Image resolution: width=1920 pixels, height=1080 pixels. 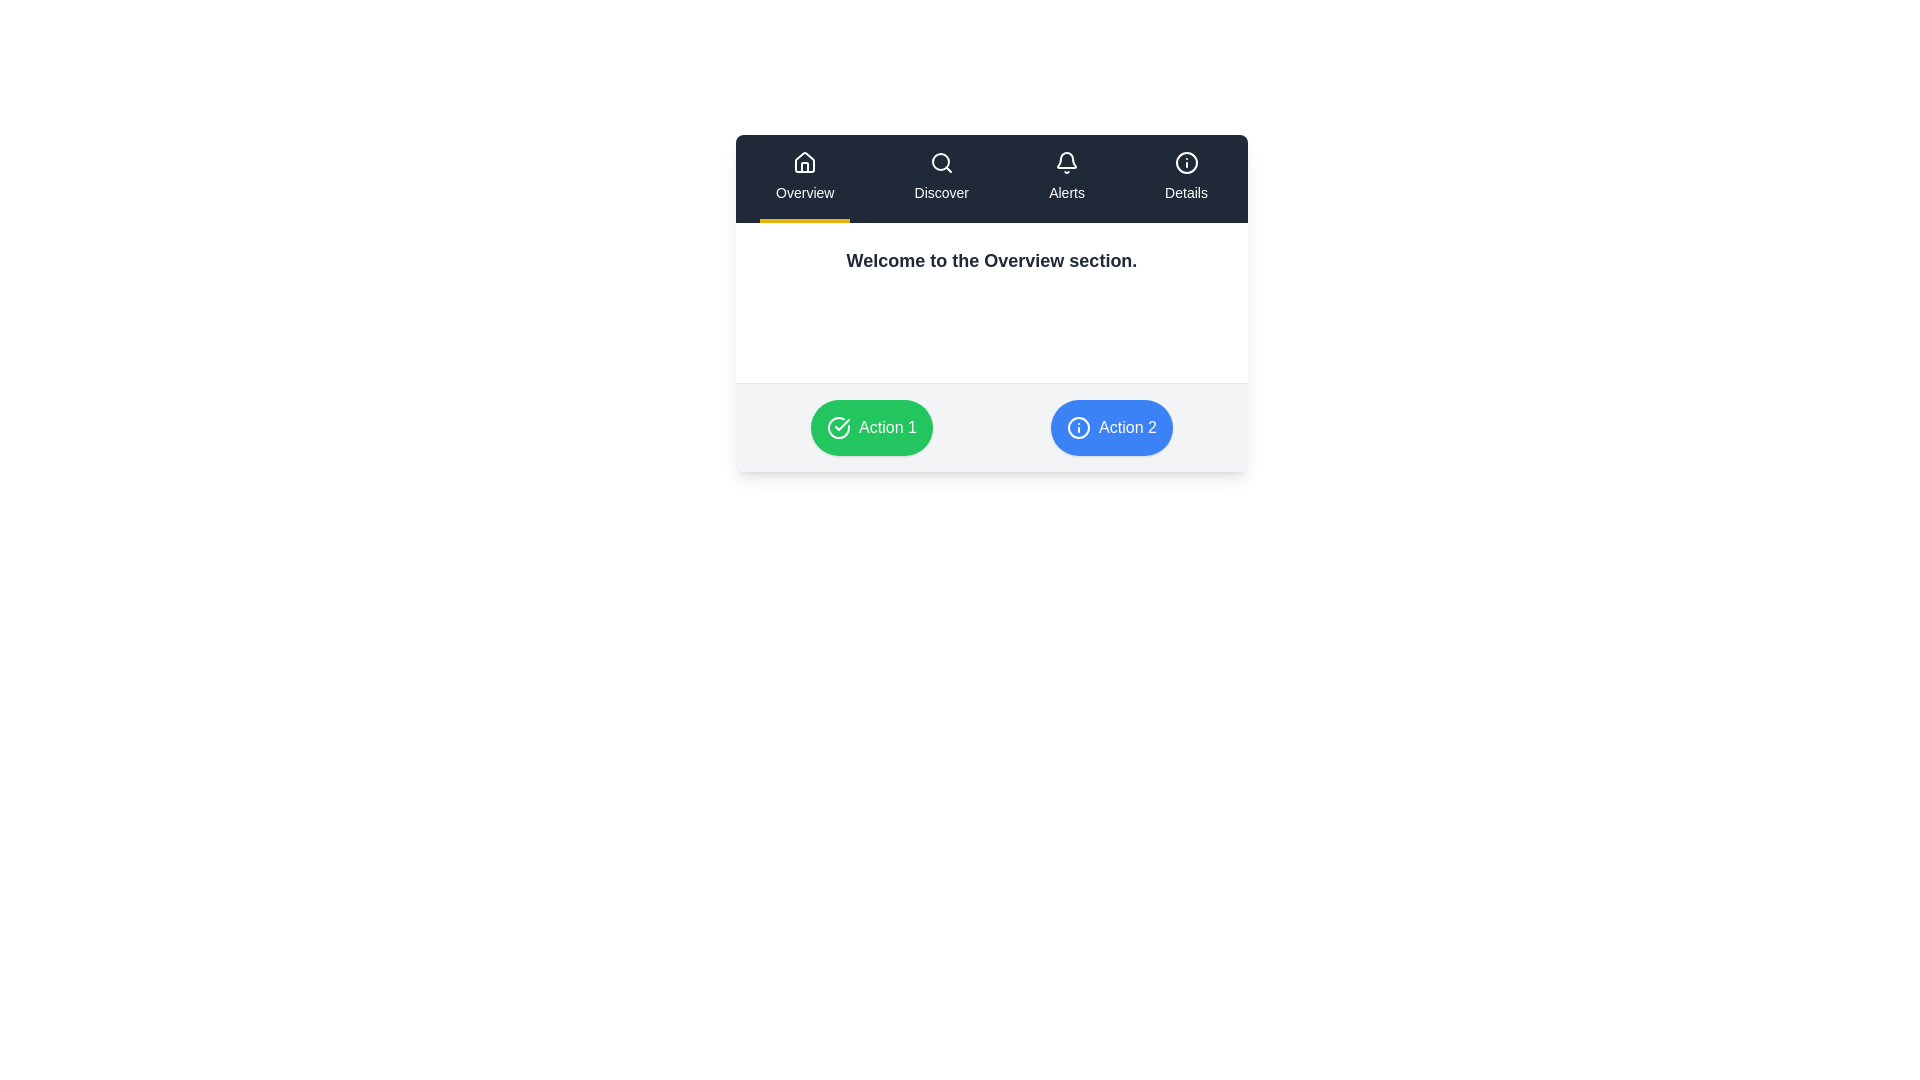 I want to click on the circular graphical component inside the 'Details' icon located in the top navigation bar on the far right, so click(x=1186, y=161).